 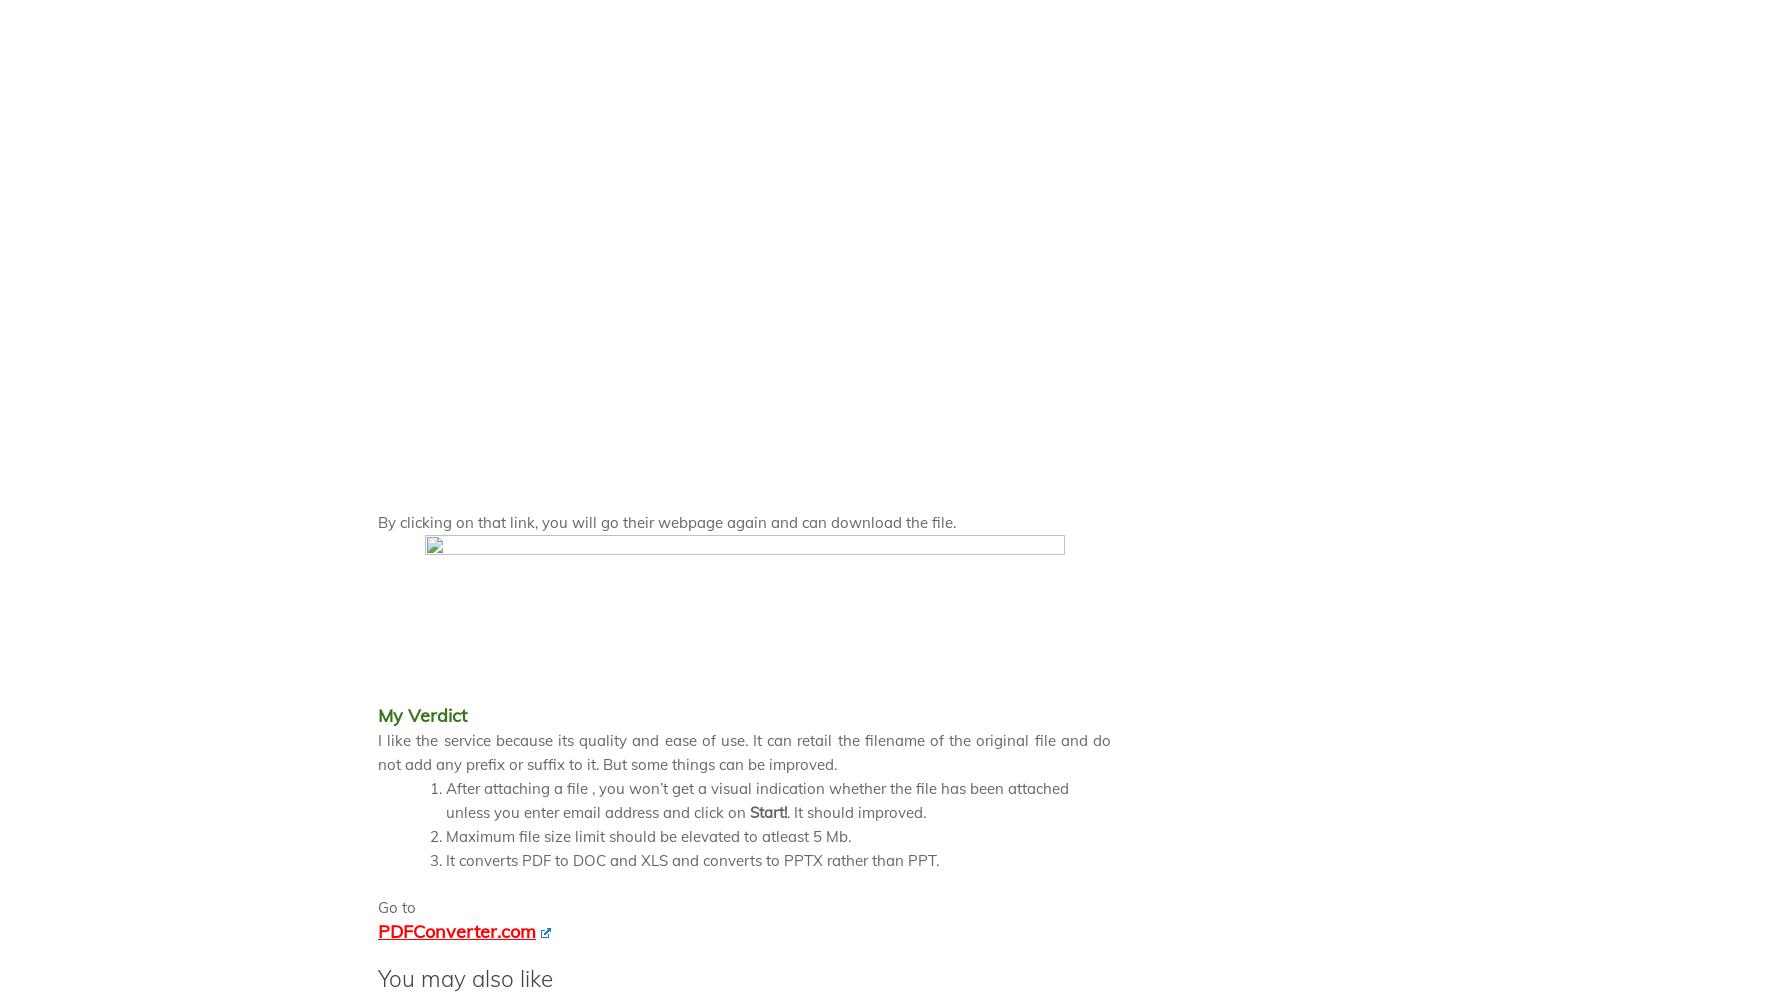 What do you see at coordinates (744, 751) in the screenshot?
I see `'I like the service because its quality and ease of use. It can retail the filename of the original file and do not add any prefix or suffix to it. But some things can be improved.'` at bounding box center [744, 751].